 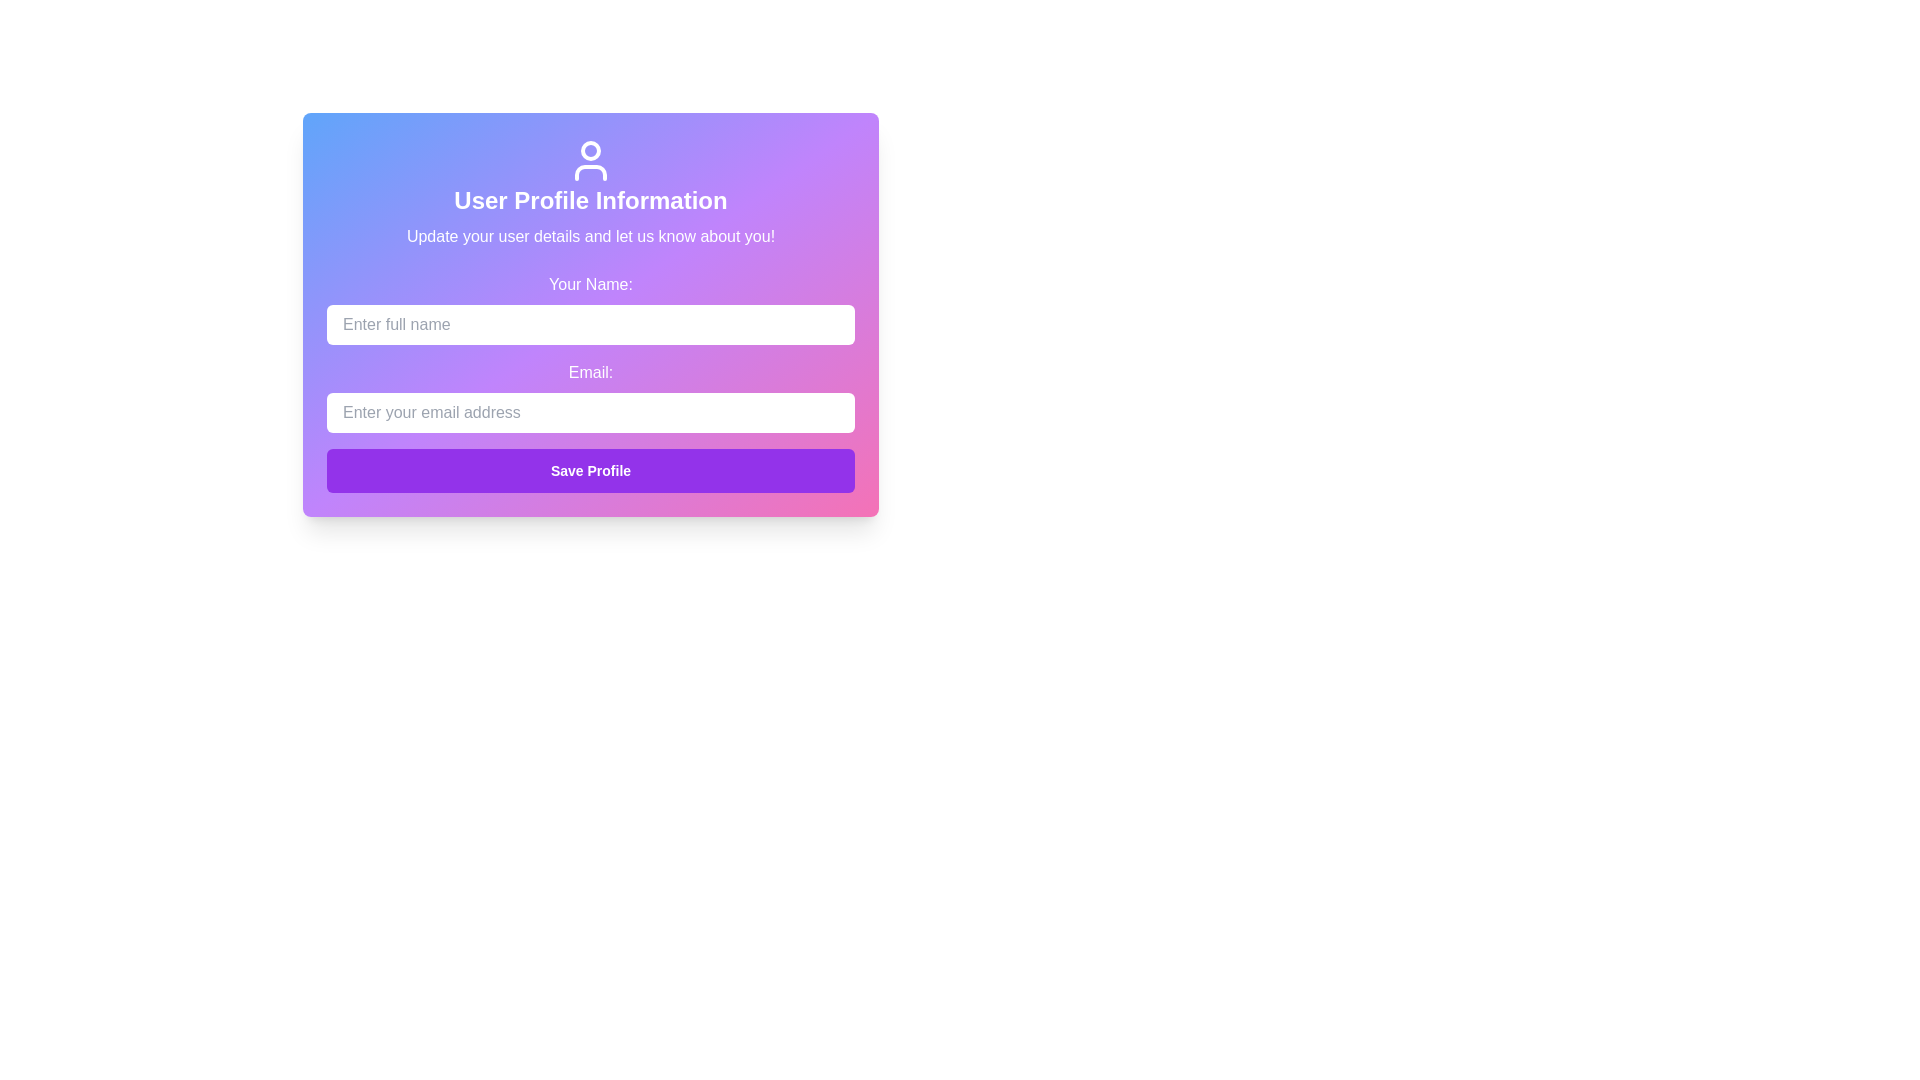 What do you see at coordinates (589, 200) in the screenshot?
I see `the static text label that reads 'User Profile Information', which is centrally positioned in the header of the card interface` at bounding box center [589, 200].